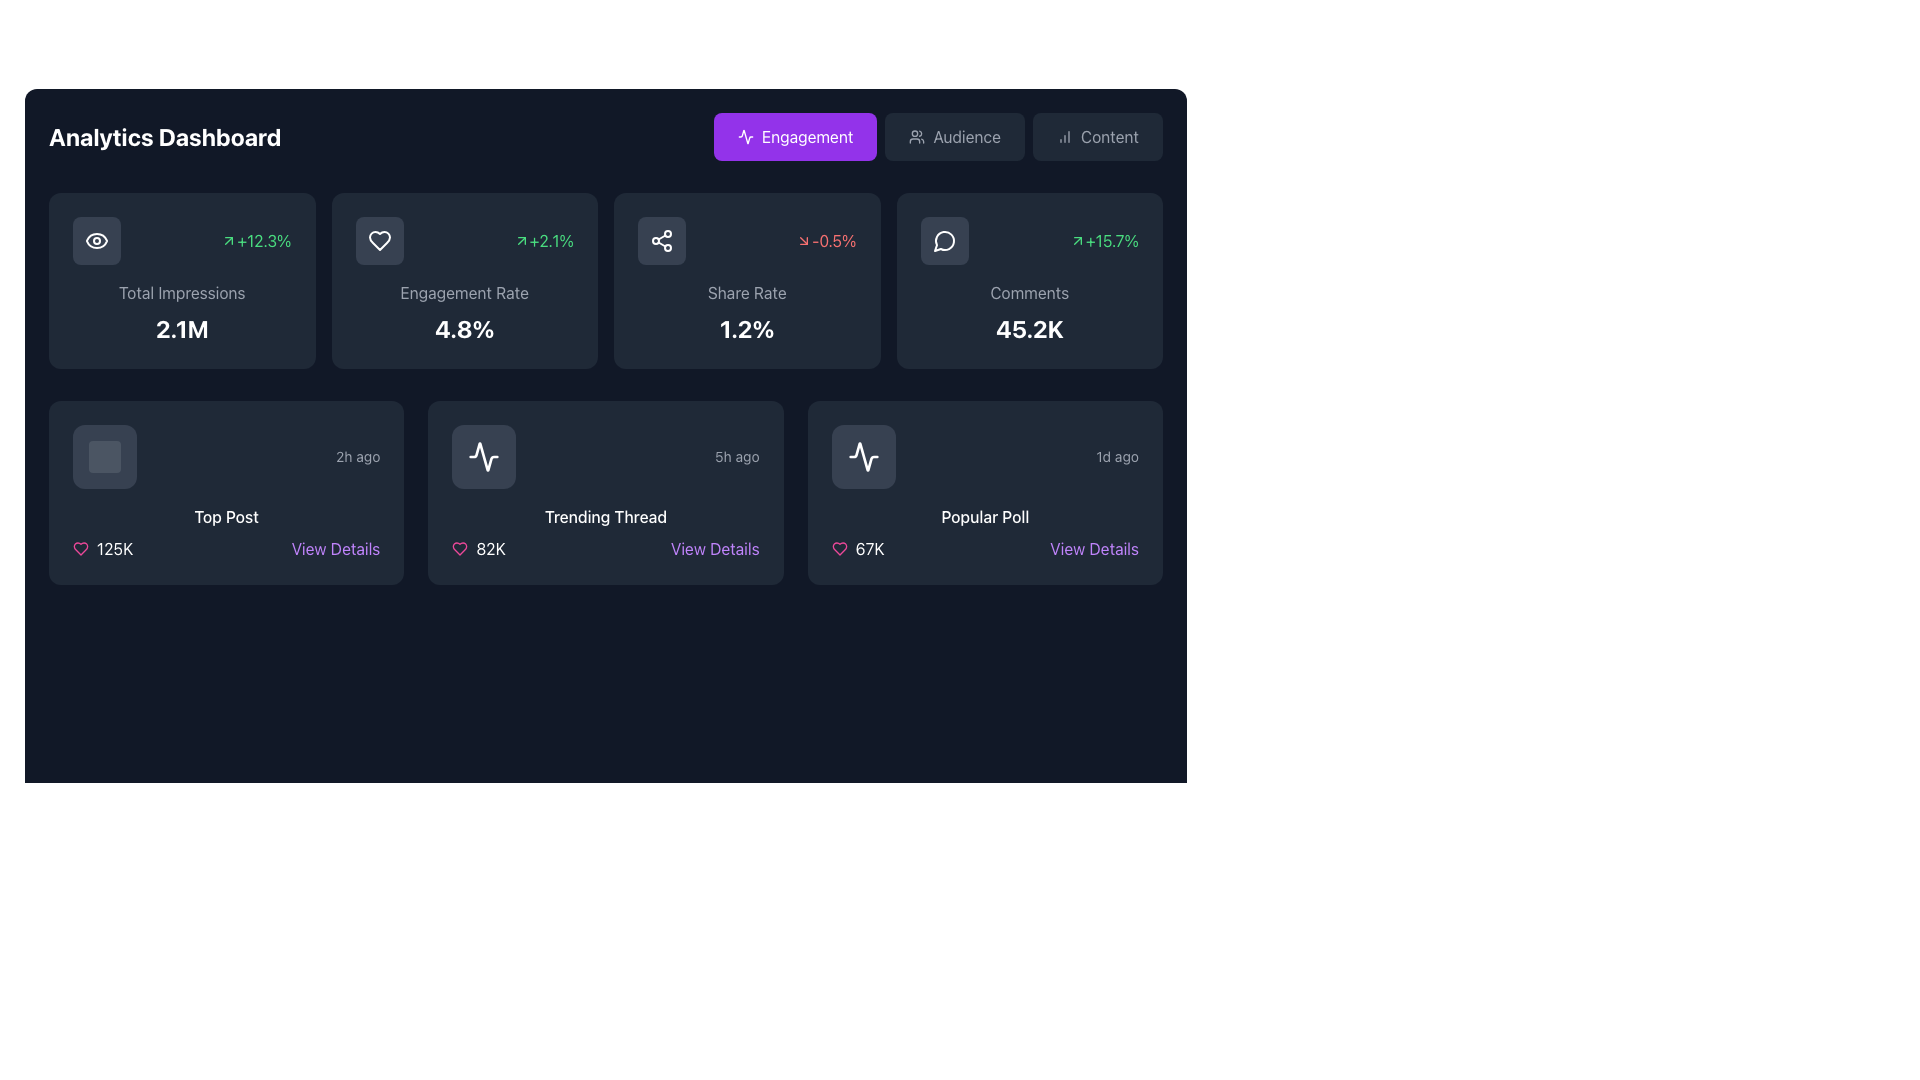 The width and height of the screenshot is (1920, 1080). What do you see at coordinates (1116, 456) in the screenshot?
I see `the text label displaying '1d ago' in light gray font, located in the bottom-right corner of the 'Popular Poll' section in the dashboard interface` at bounding box center [1116, 456].